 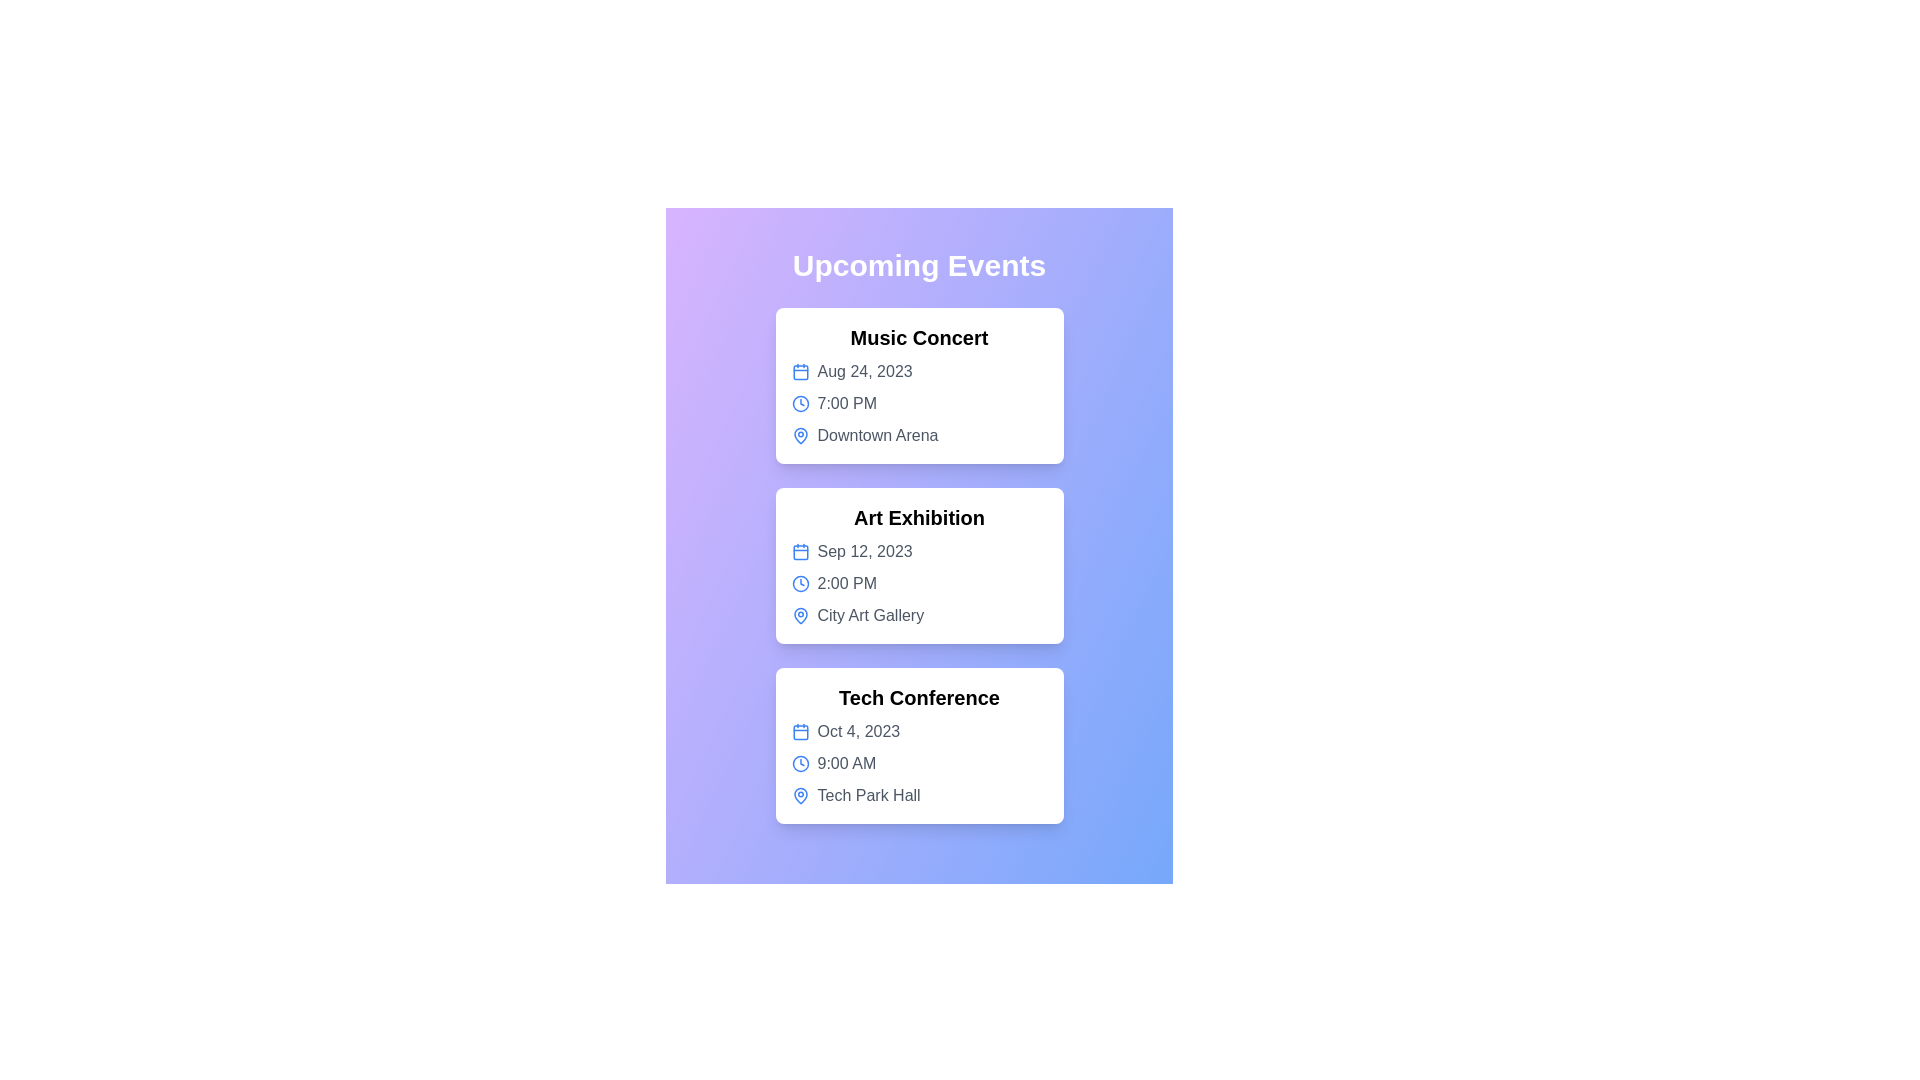 I want to click on the blue location pin icon next to the text 'Tech Park Hall' at the bottom of the 'Tech Conference' event card for context, so click(x=918, y=794).